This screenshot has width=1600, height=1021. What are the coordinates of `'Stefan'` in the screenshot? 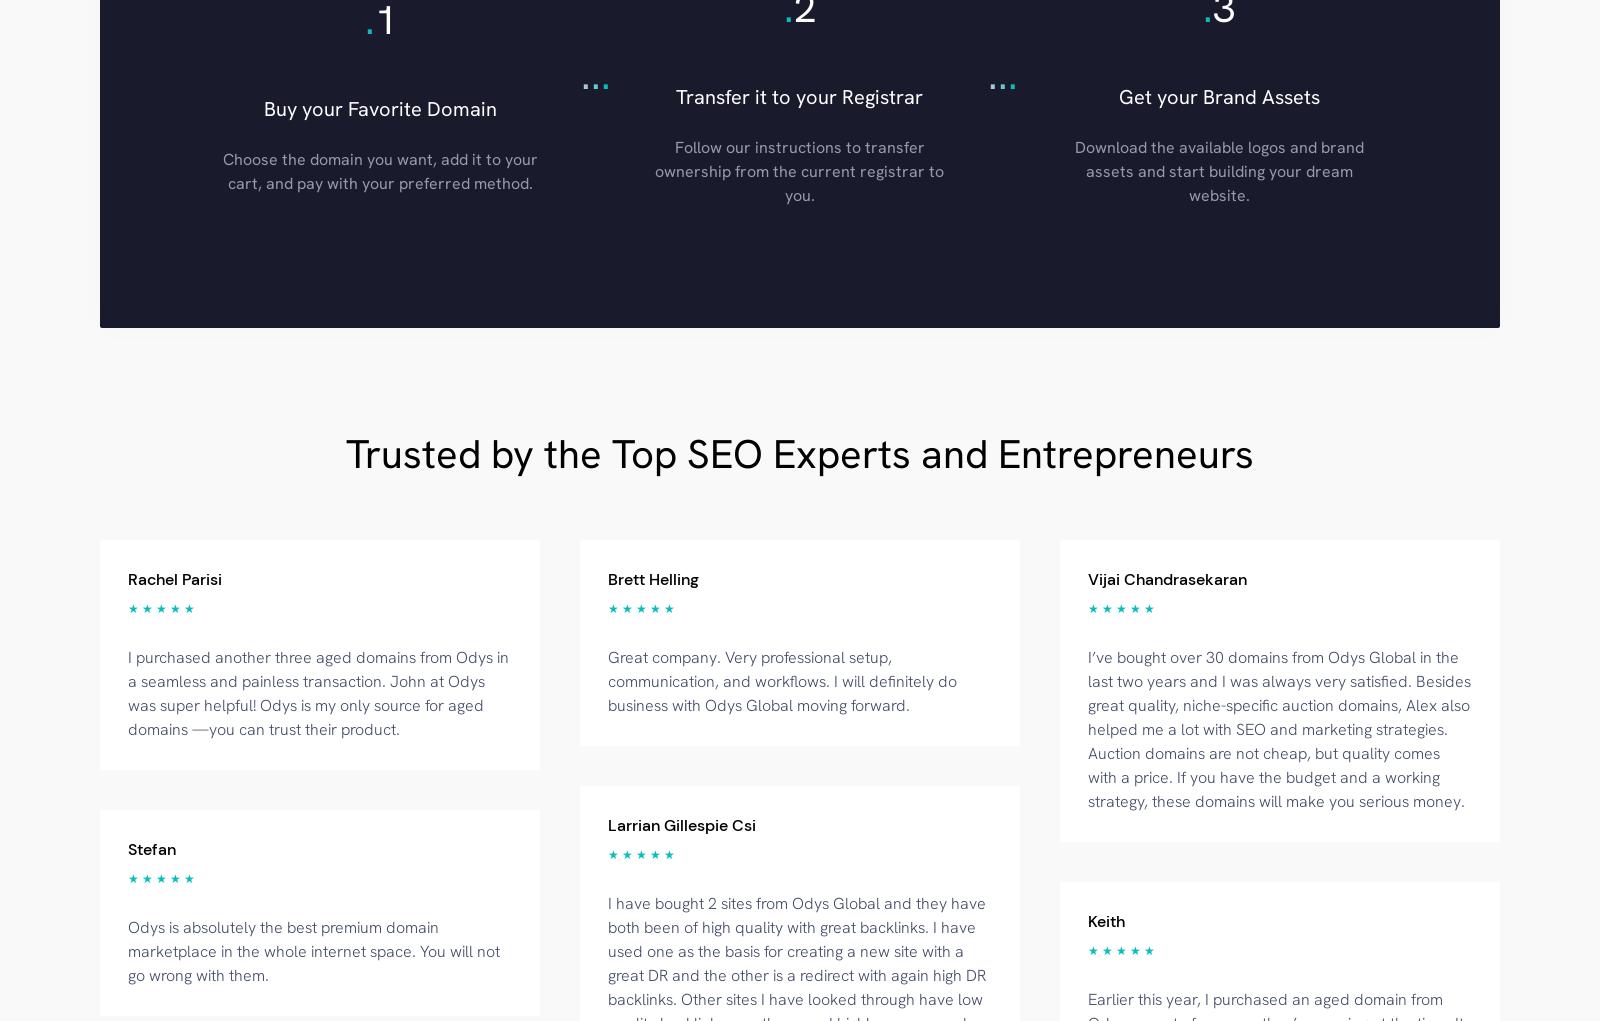 It's located at (151, 848).